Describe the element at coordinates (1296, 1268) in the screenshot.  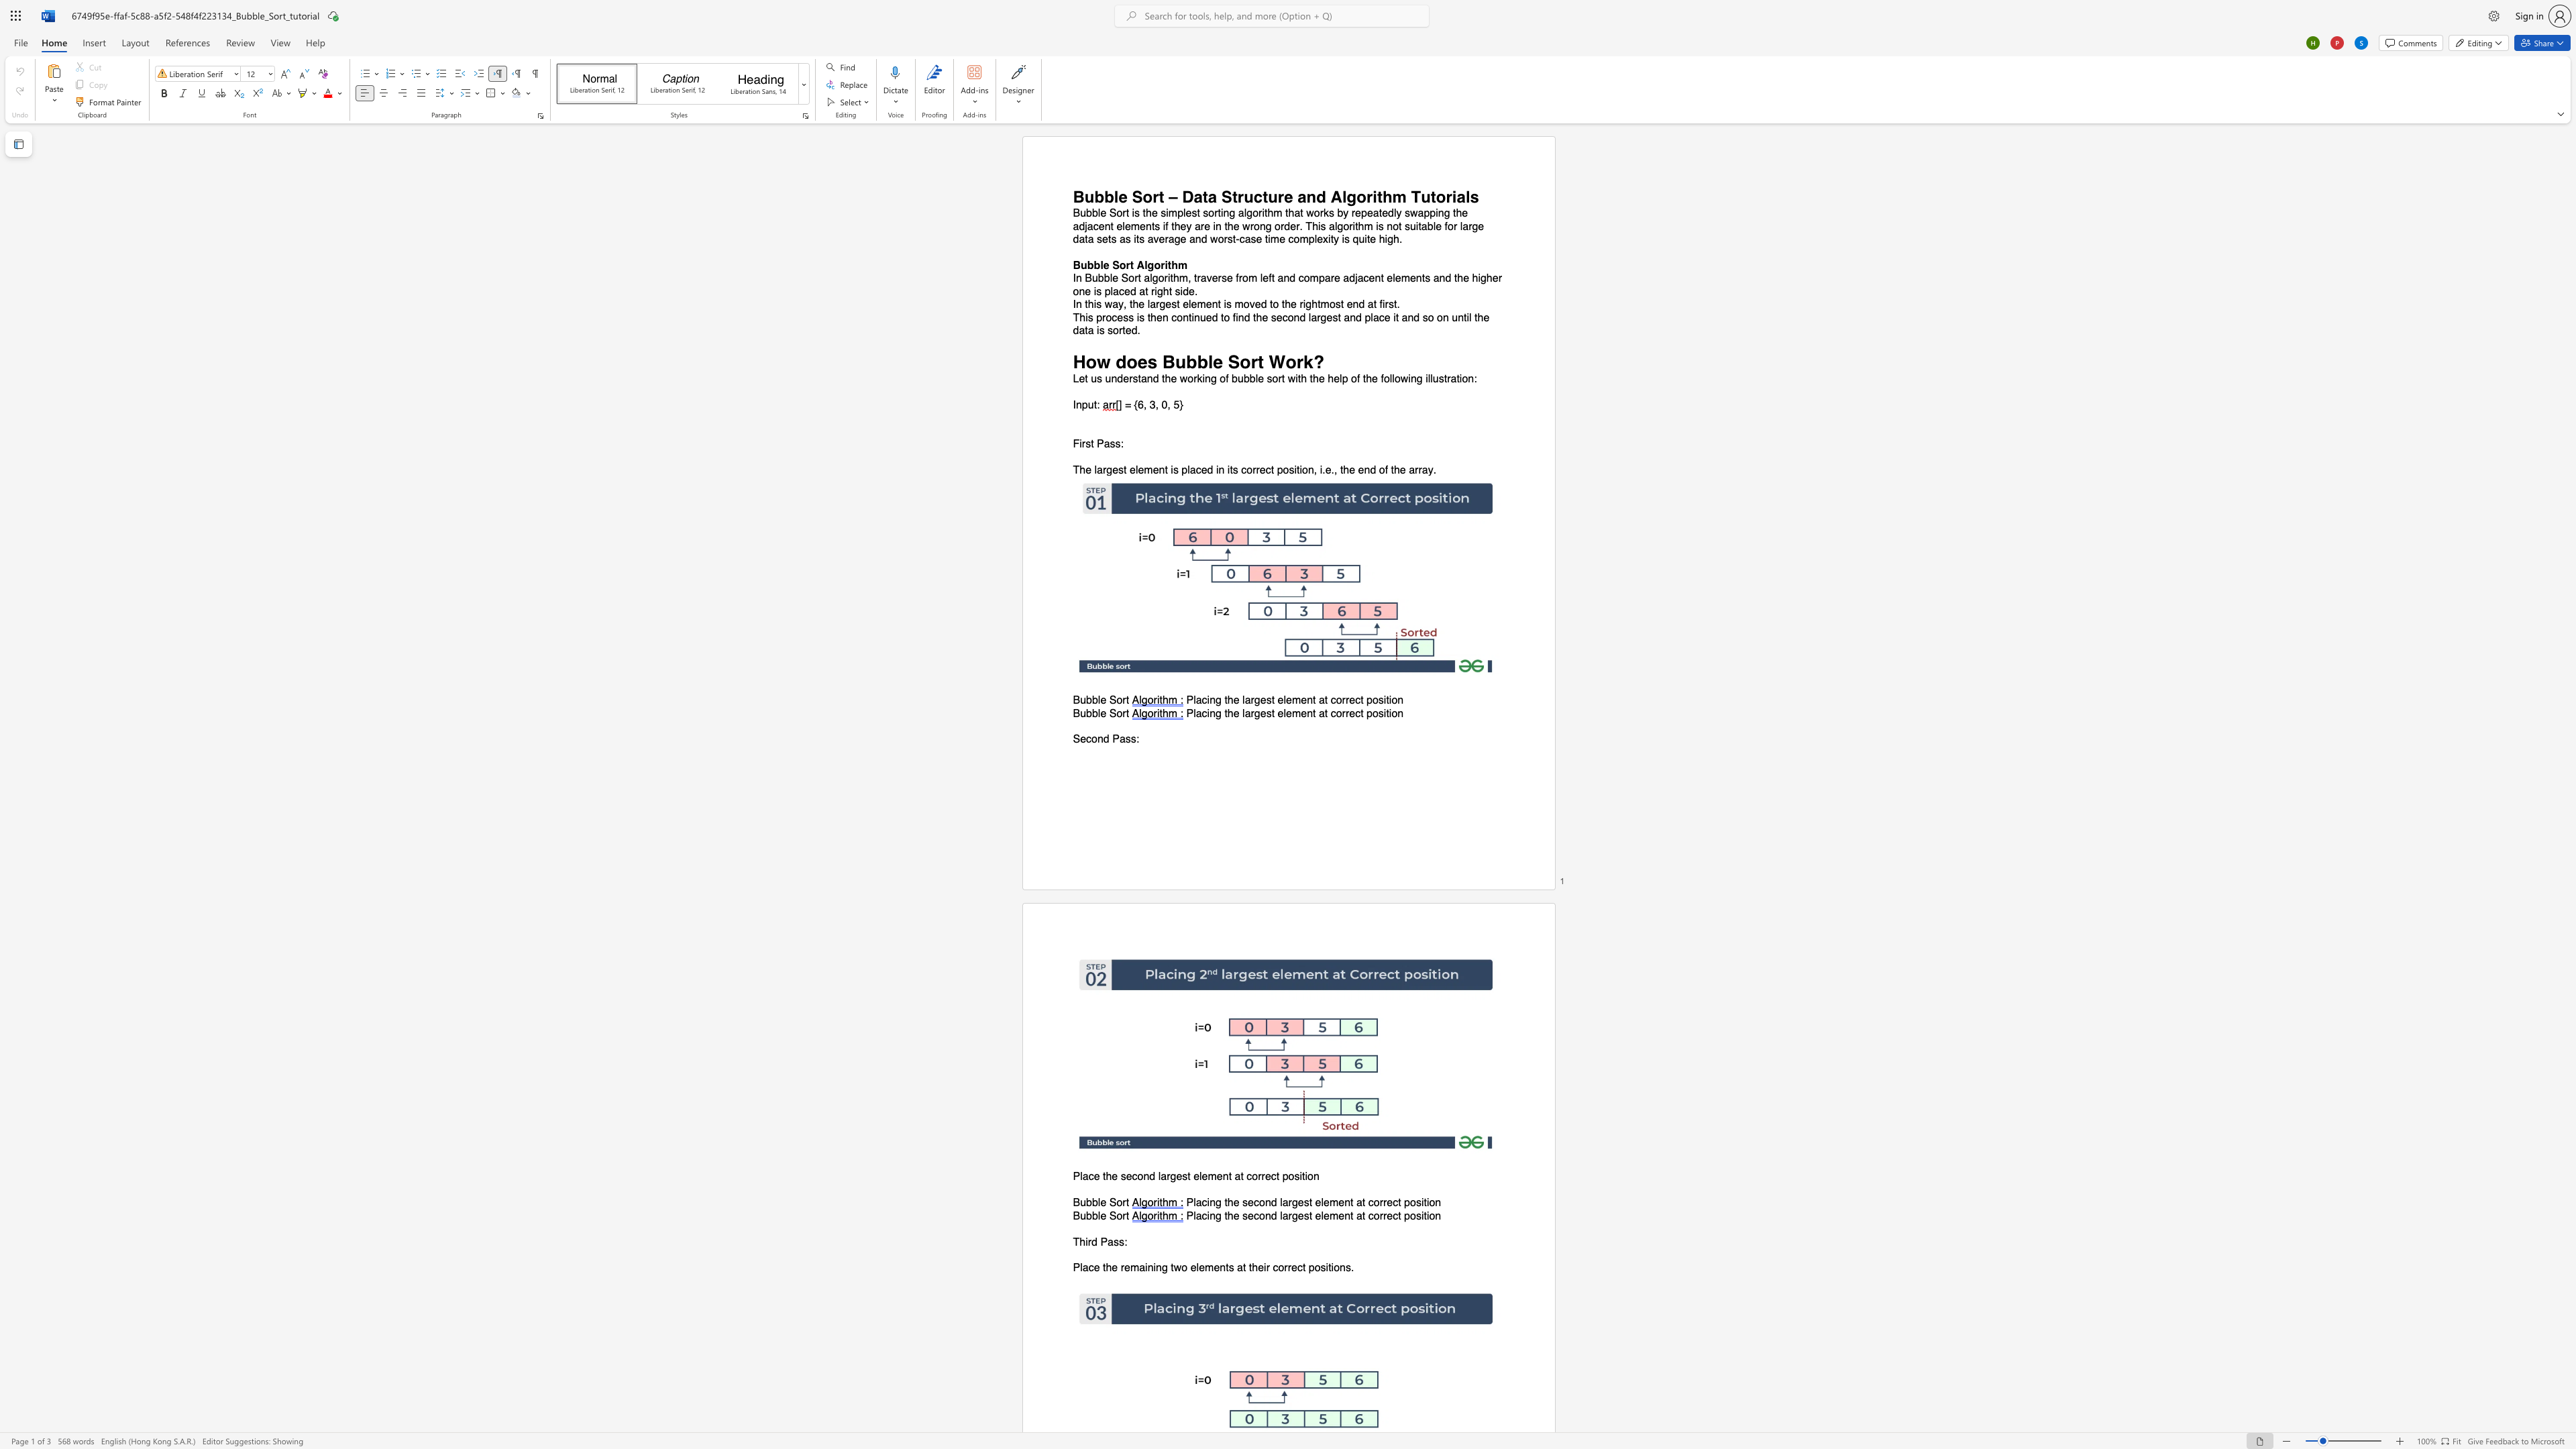
I see `the space between the continuous character "e" and "c" in the text` at that location.